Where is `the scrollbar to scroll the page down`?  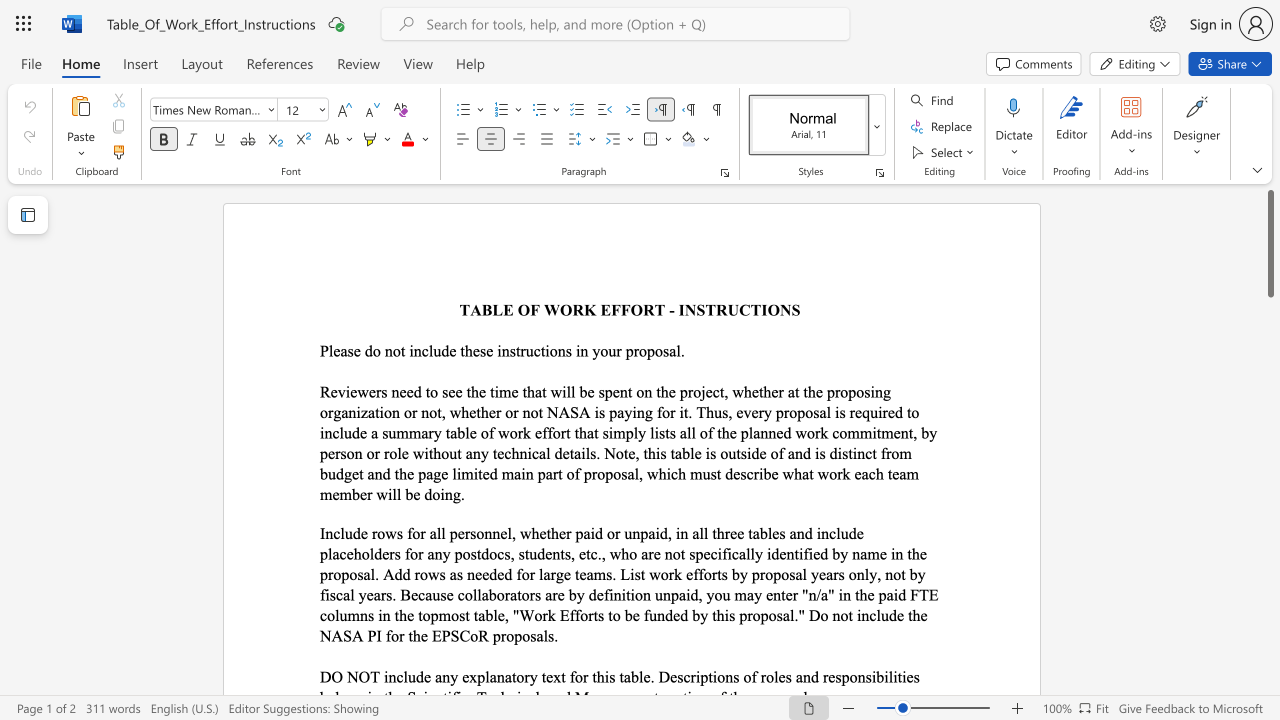 the scrollbar to scroll the page down is located at coordinates (1269, 608).